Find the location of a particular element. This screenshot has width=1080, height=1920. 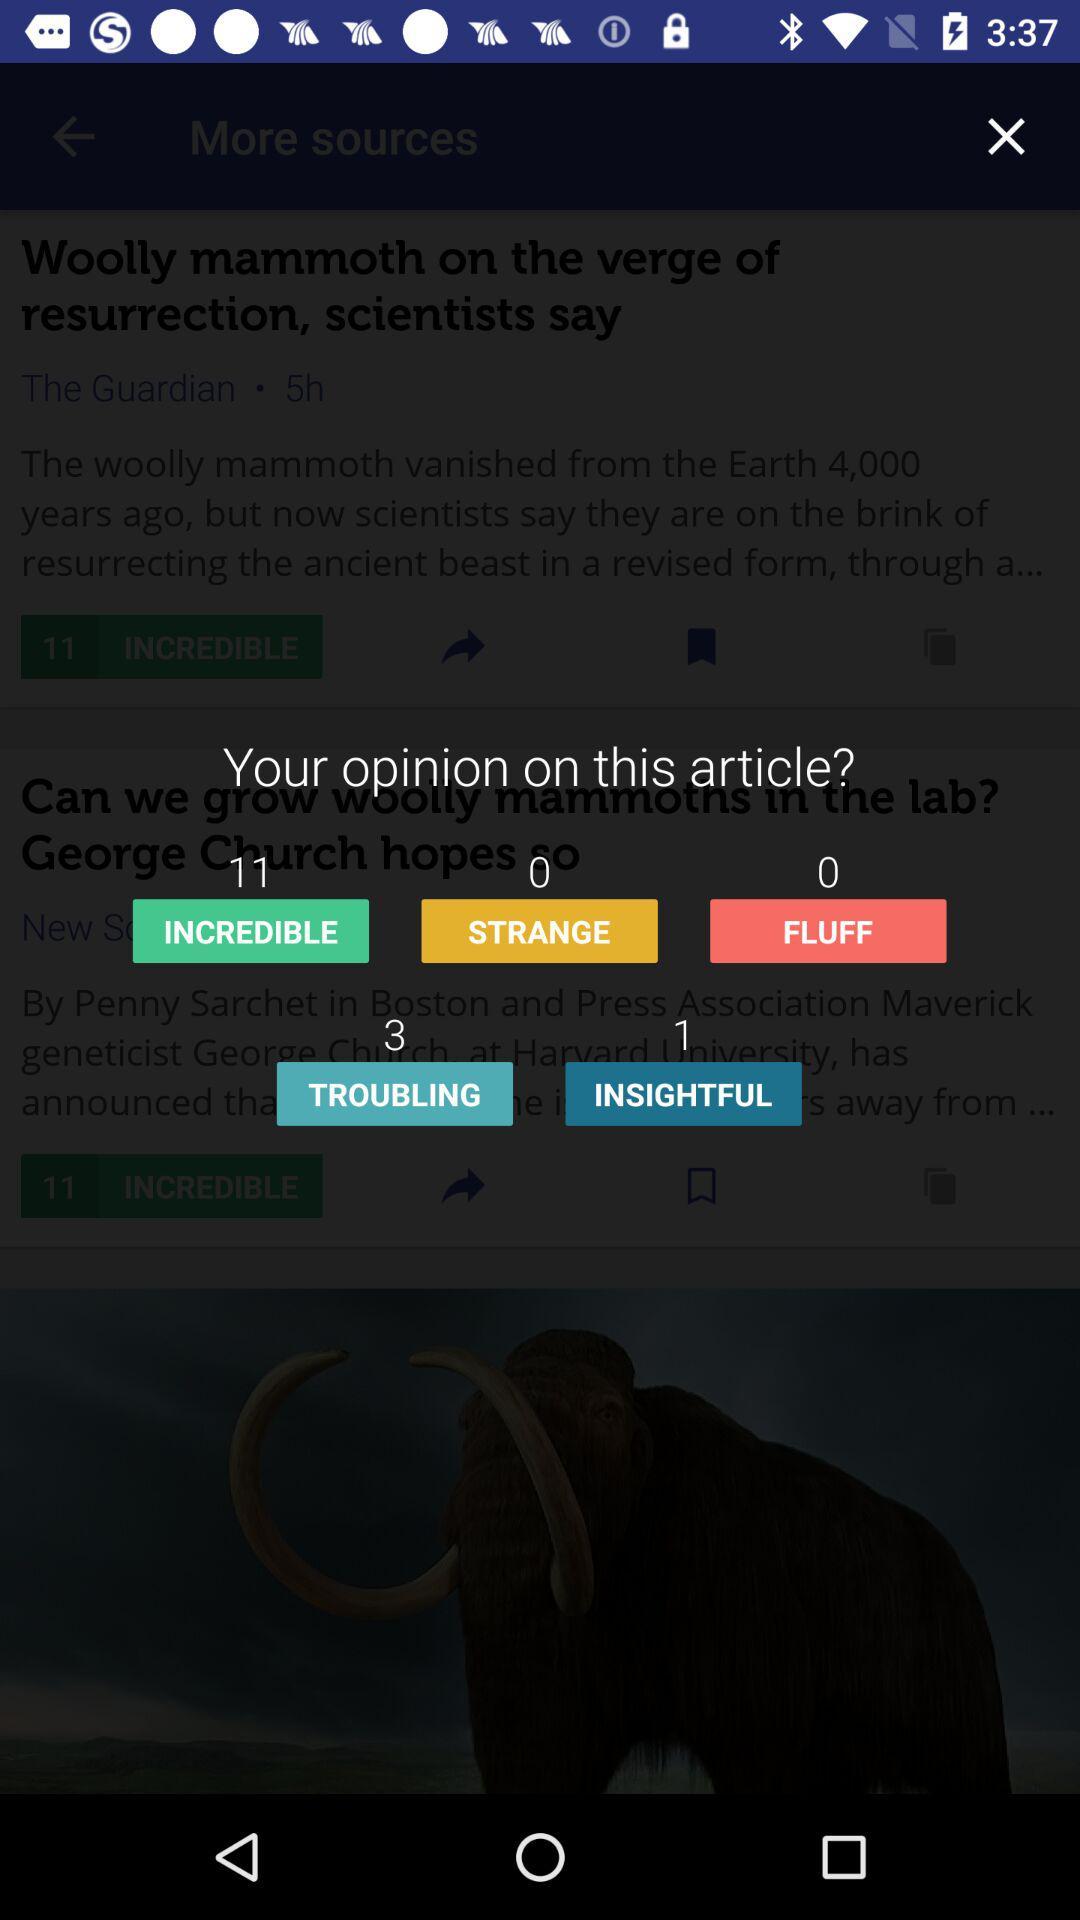

the icon next to the more sources icon is located at coordinates (1006, 135).